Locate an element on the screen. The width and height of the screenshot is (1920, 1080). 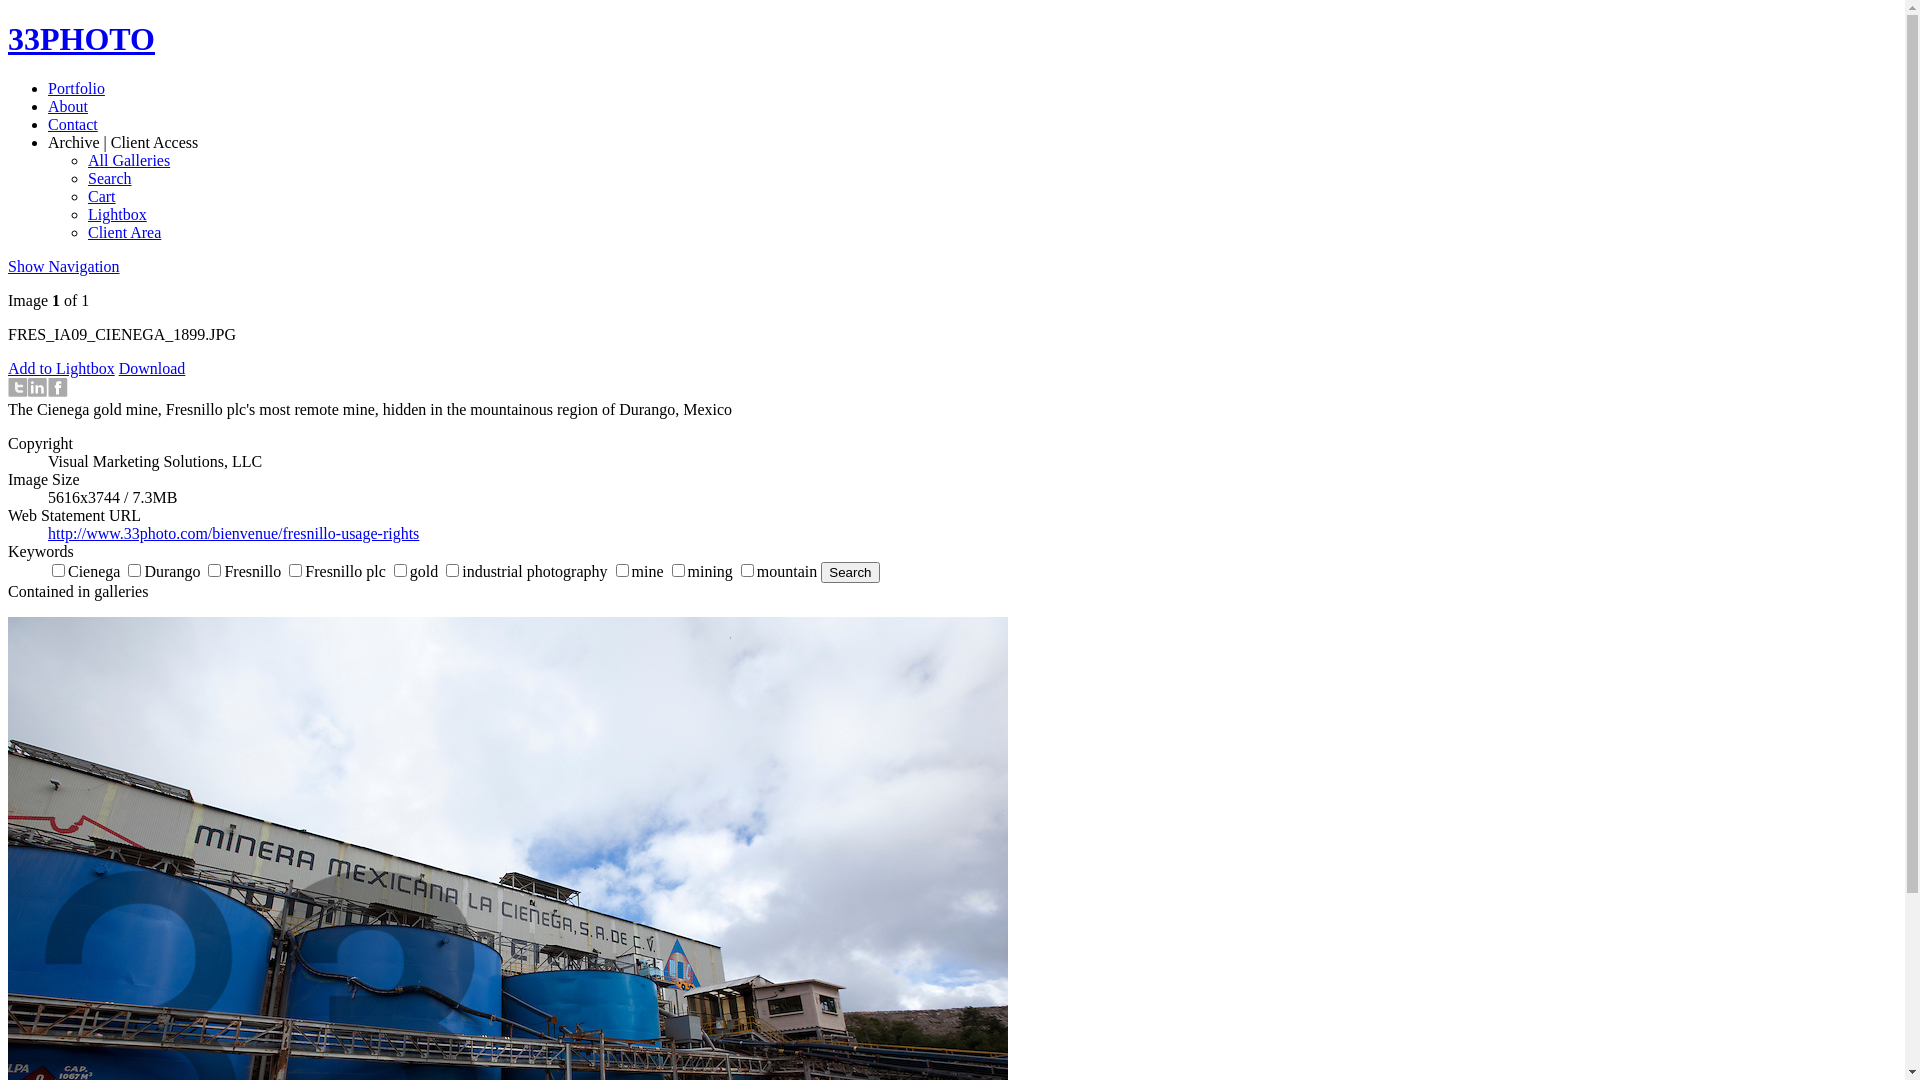
'Search' is located at coordinates (849, 572).